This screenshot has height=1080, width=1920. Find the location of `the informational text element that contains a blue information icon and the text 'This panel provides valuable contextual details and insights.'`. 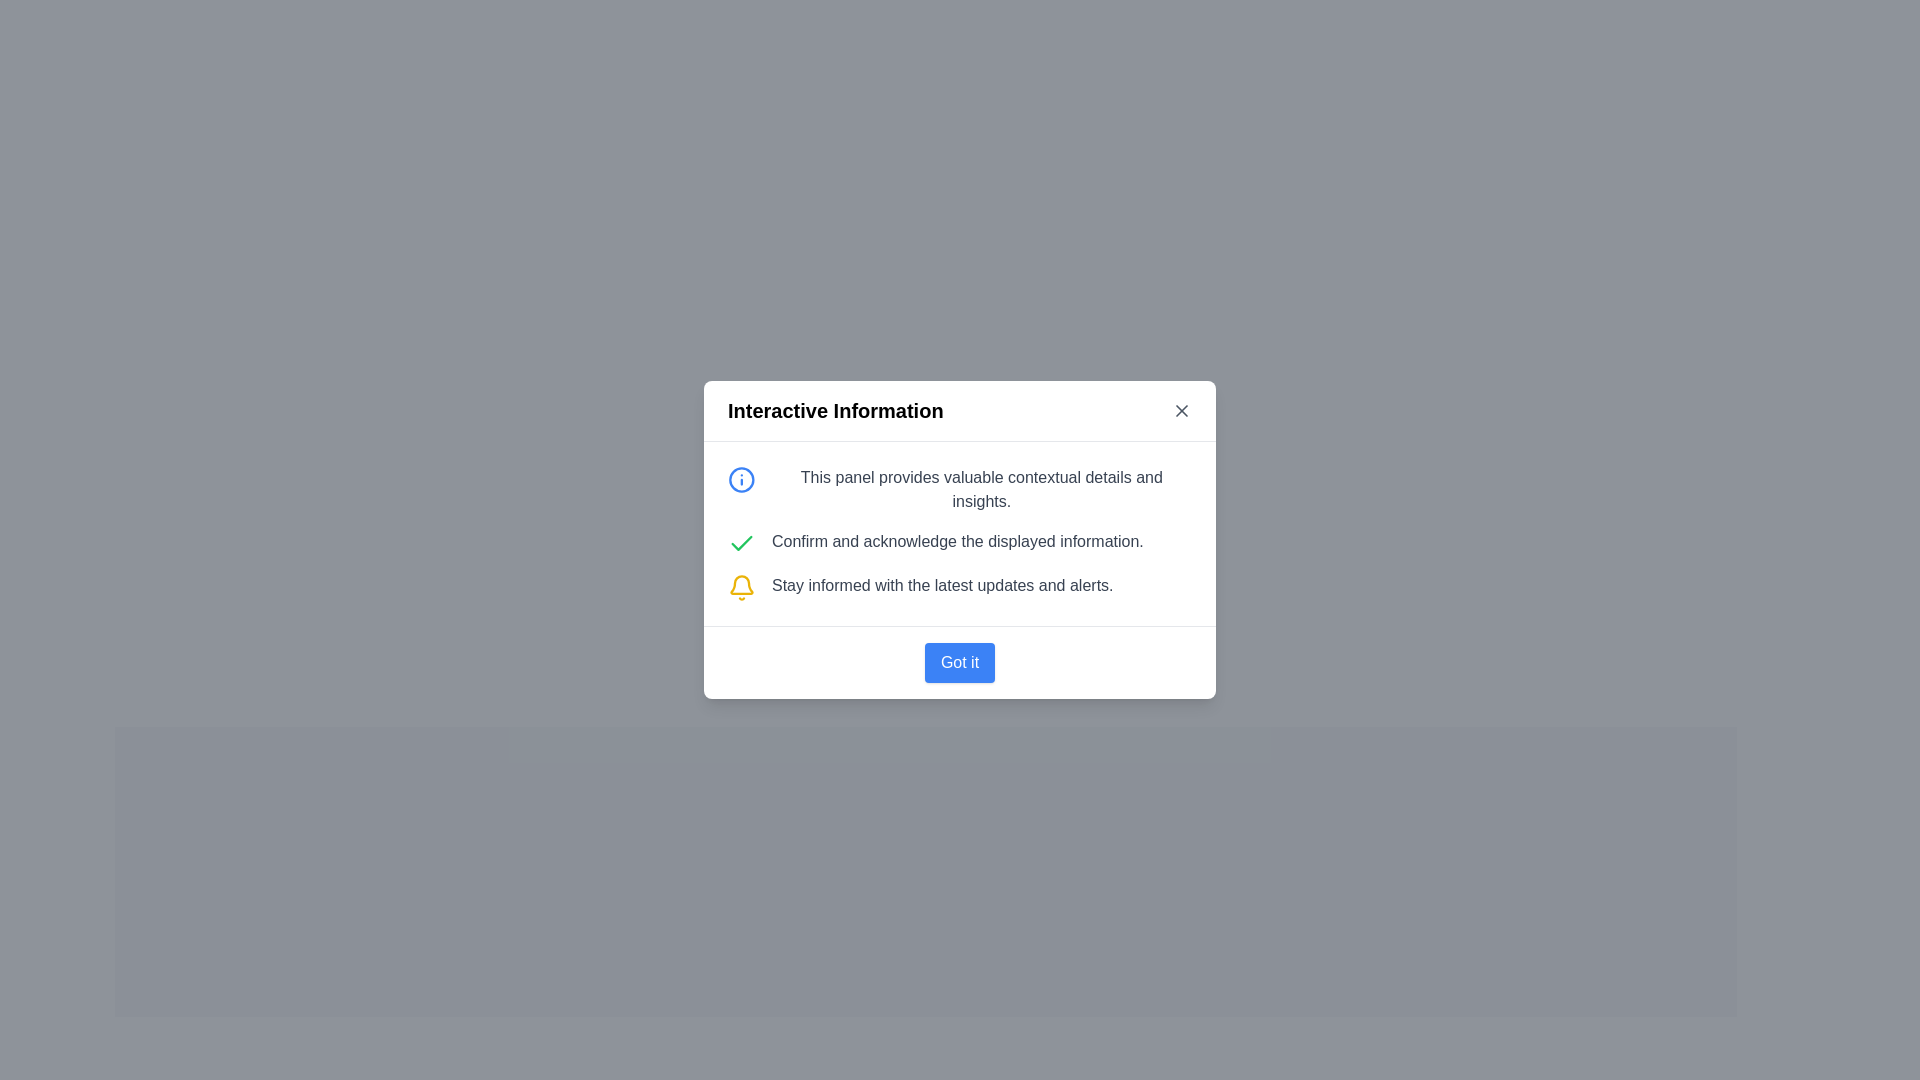

the informational text element that contains a blue information icon and the text 'This panel provides valuable contextual details and insights.' is located at coordinates (960, 489).